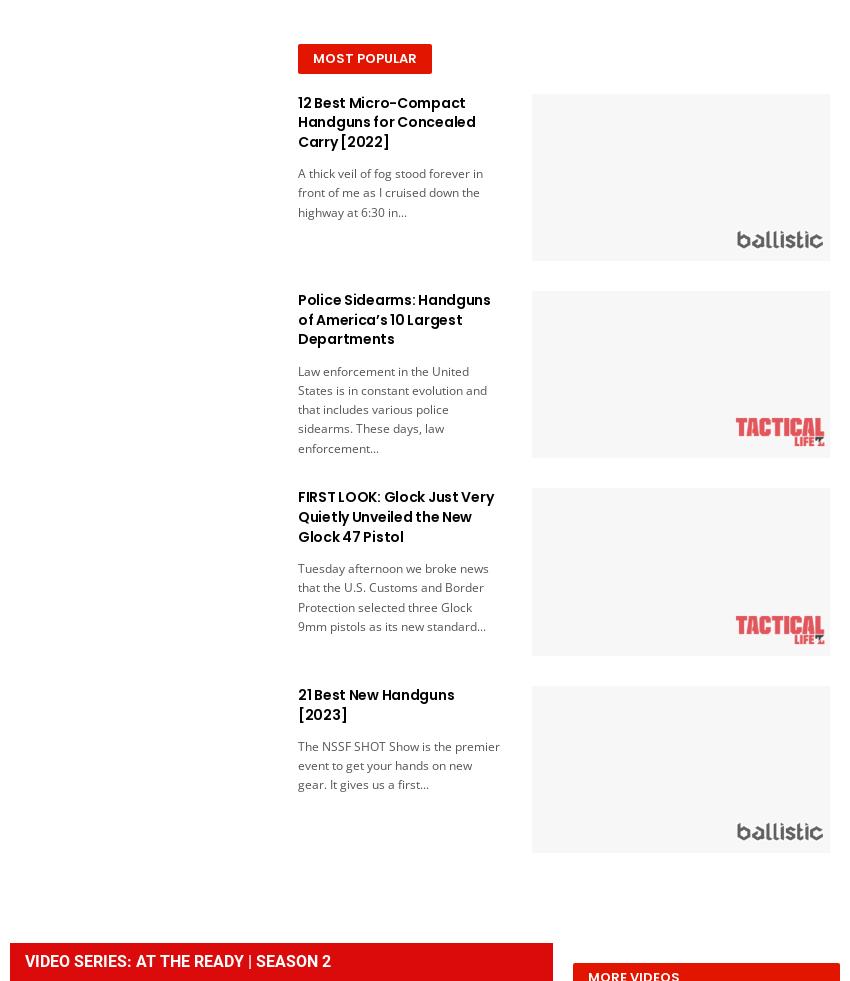 This screenshot has height=981, width=850. I want to click on '12 Best Micro-Compact Handguns for Concealed Carry [2022]', so click(385, 120).